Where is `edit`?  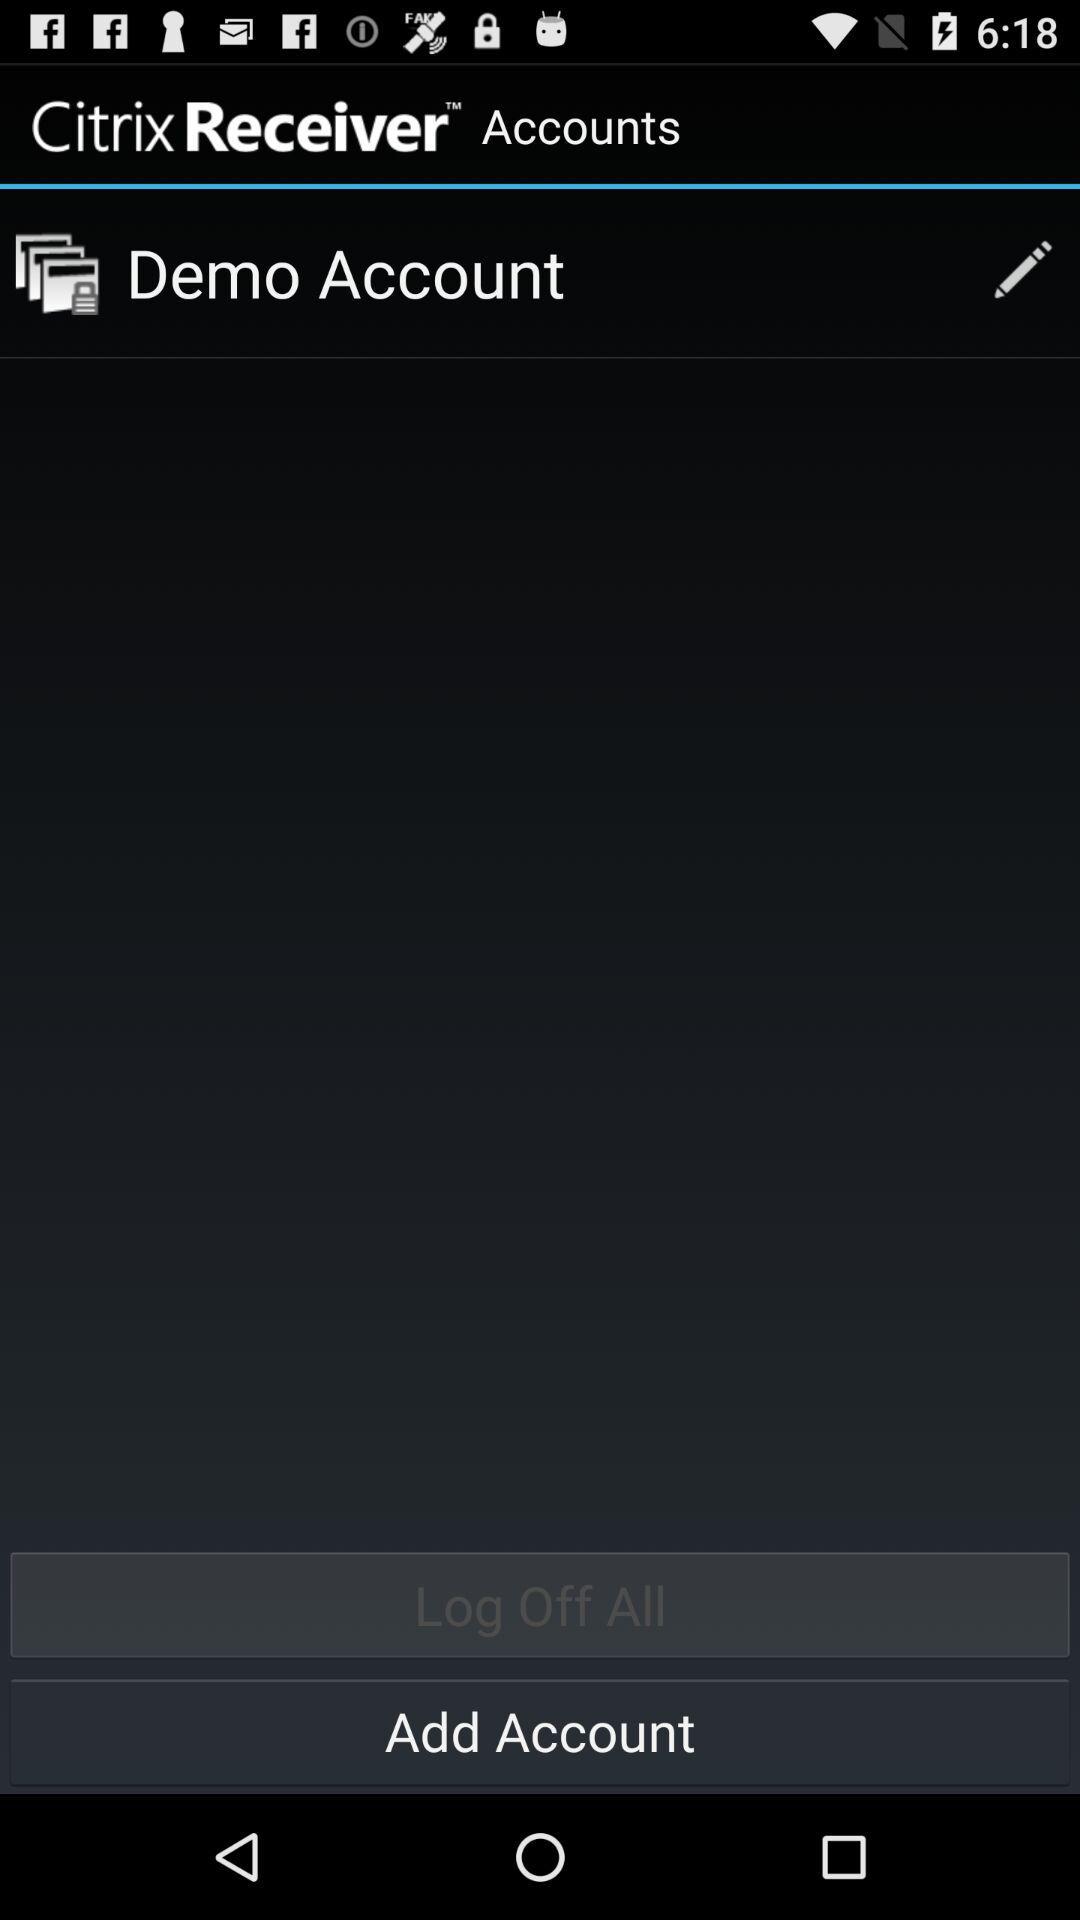
edit is located at coordinates (1012, 272).